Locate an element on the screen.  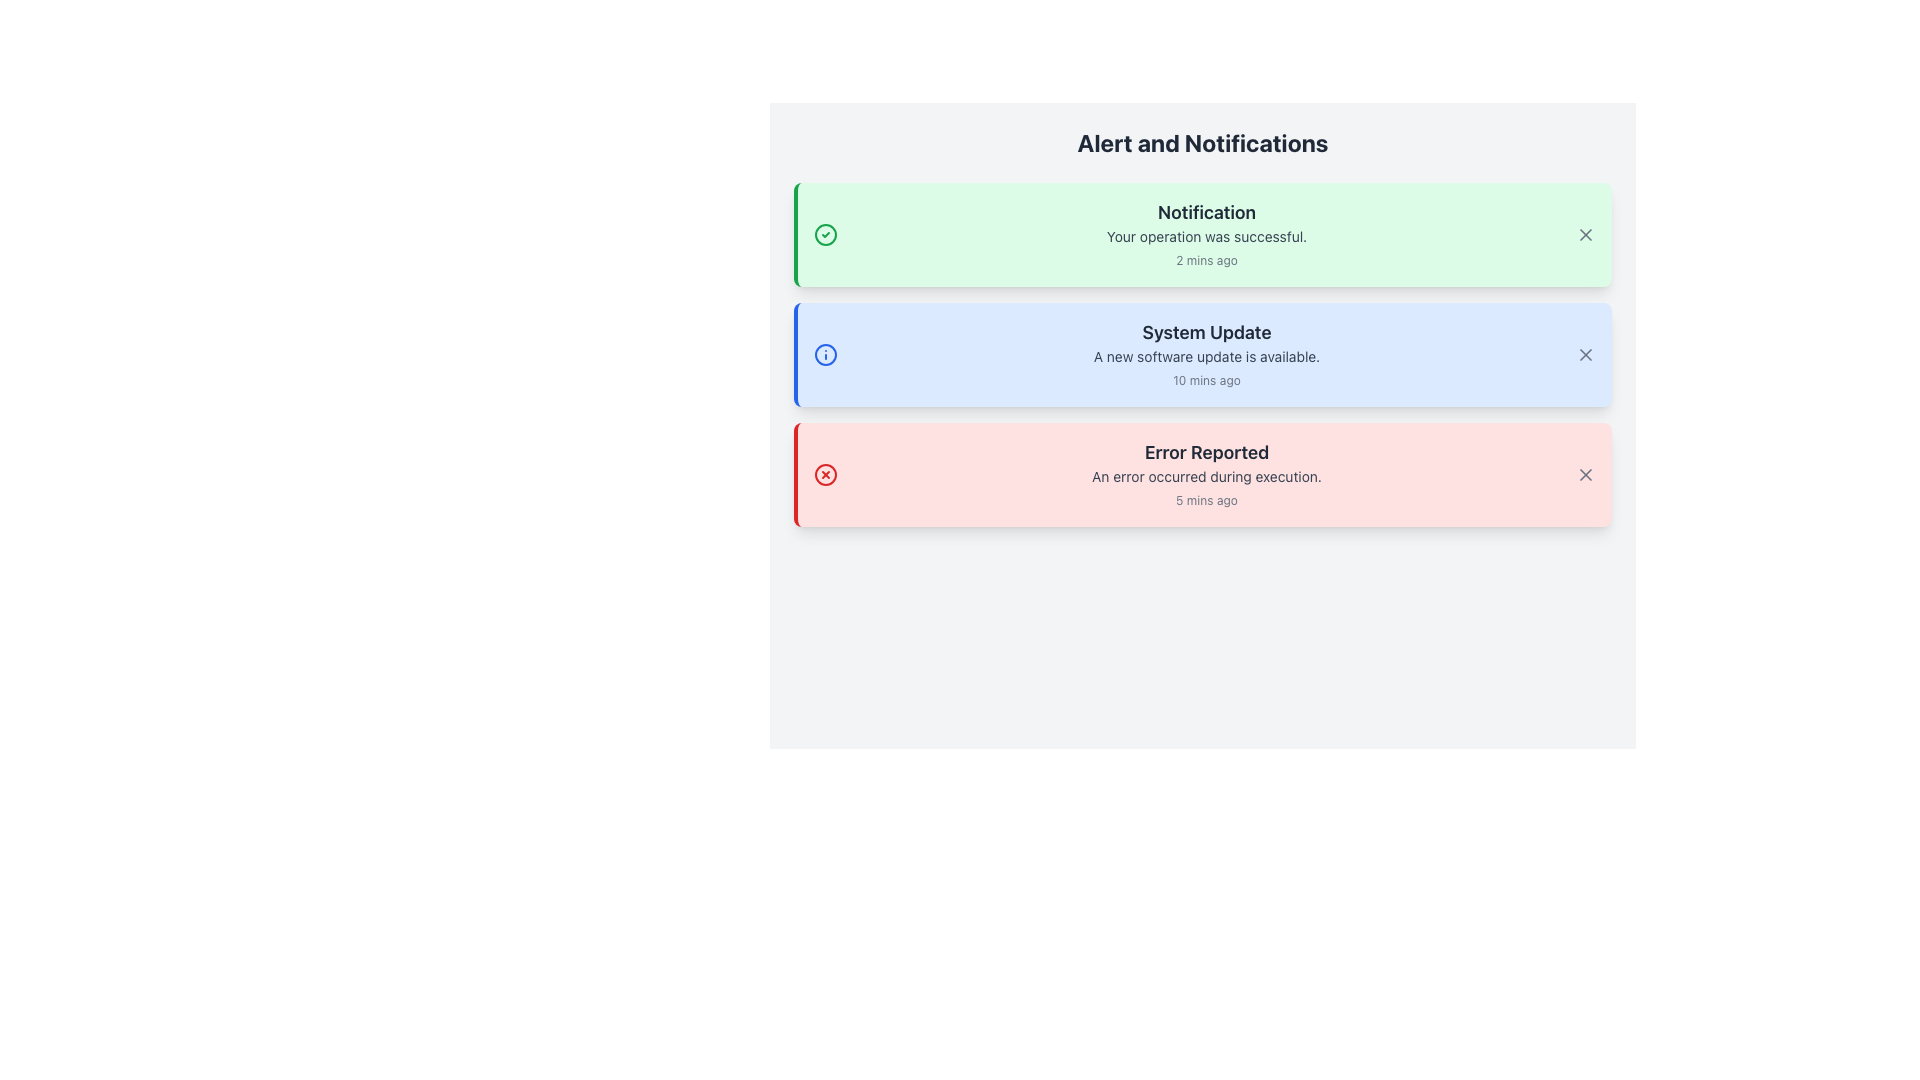
the text label displaying 'Alert and Notifications', which is bold and large, located at the top of the page and centered above the notifications list is located at coordinates (1202, 141).